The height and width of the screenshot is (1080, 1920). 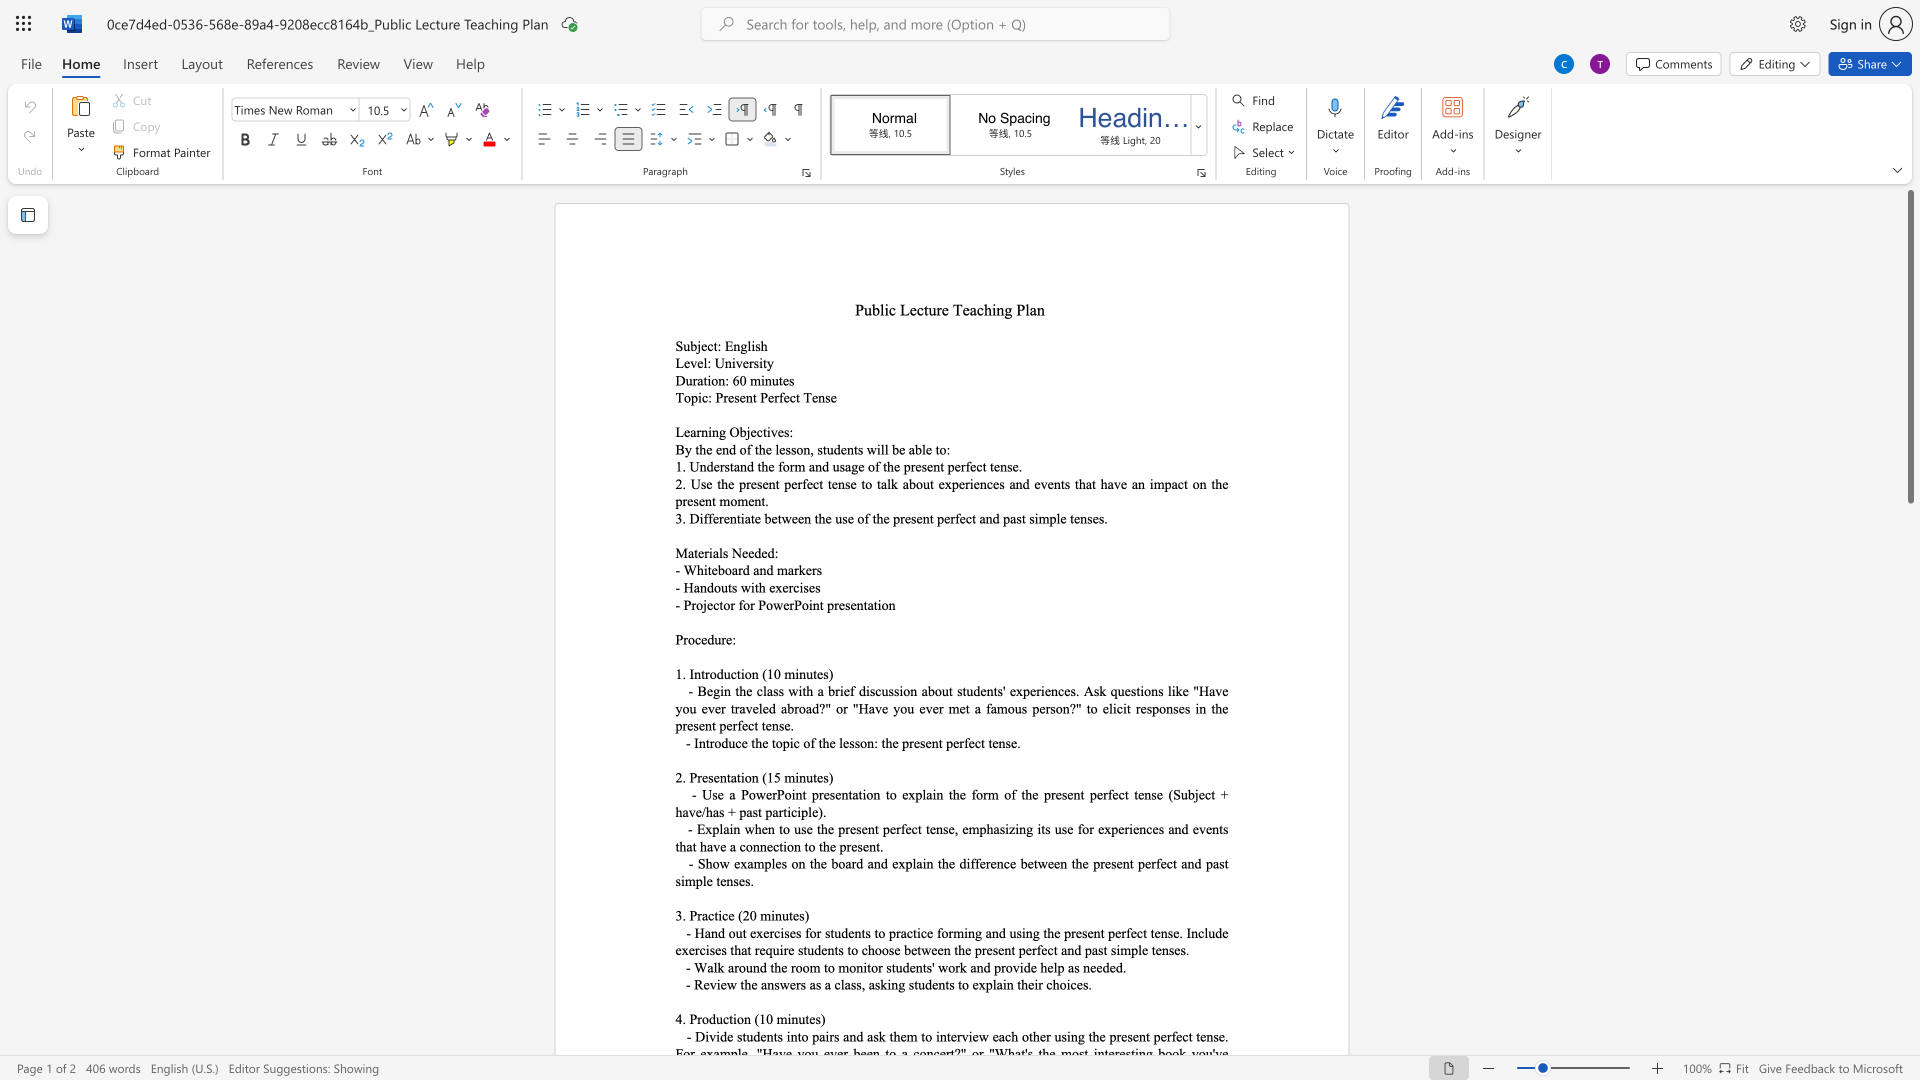 I want to click on the space between the continuous character "o" and "u" in the text, so click(x=744, y=966).